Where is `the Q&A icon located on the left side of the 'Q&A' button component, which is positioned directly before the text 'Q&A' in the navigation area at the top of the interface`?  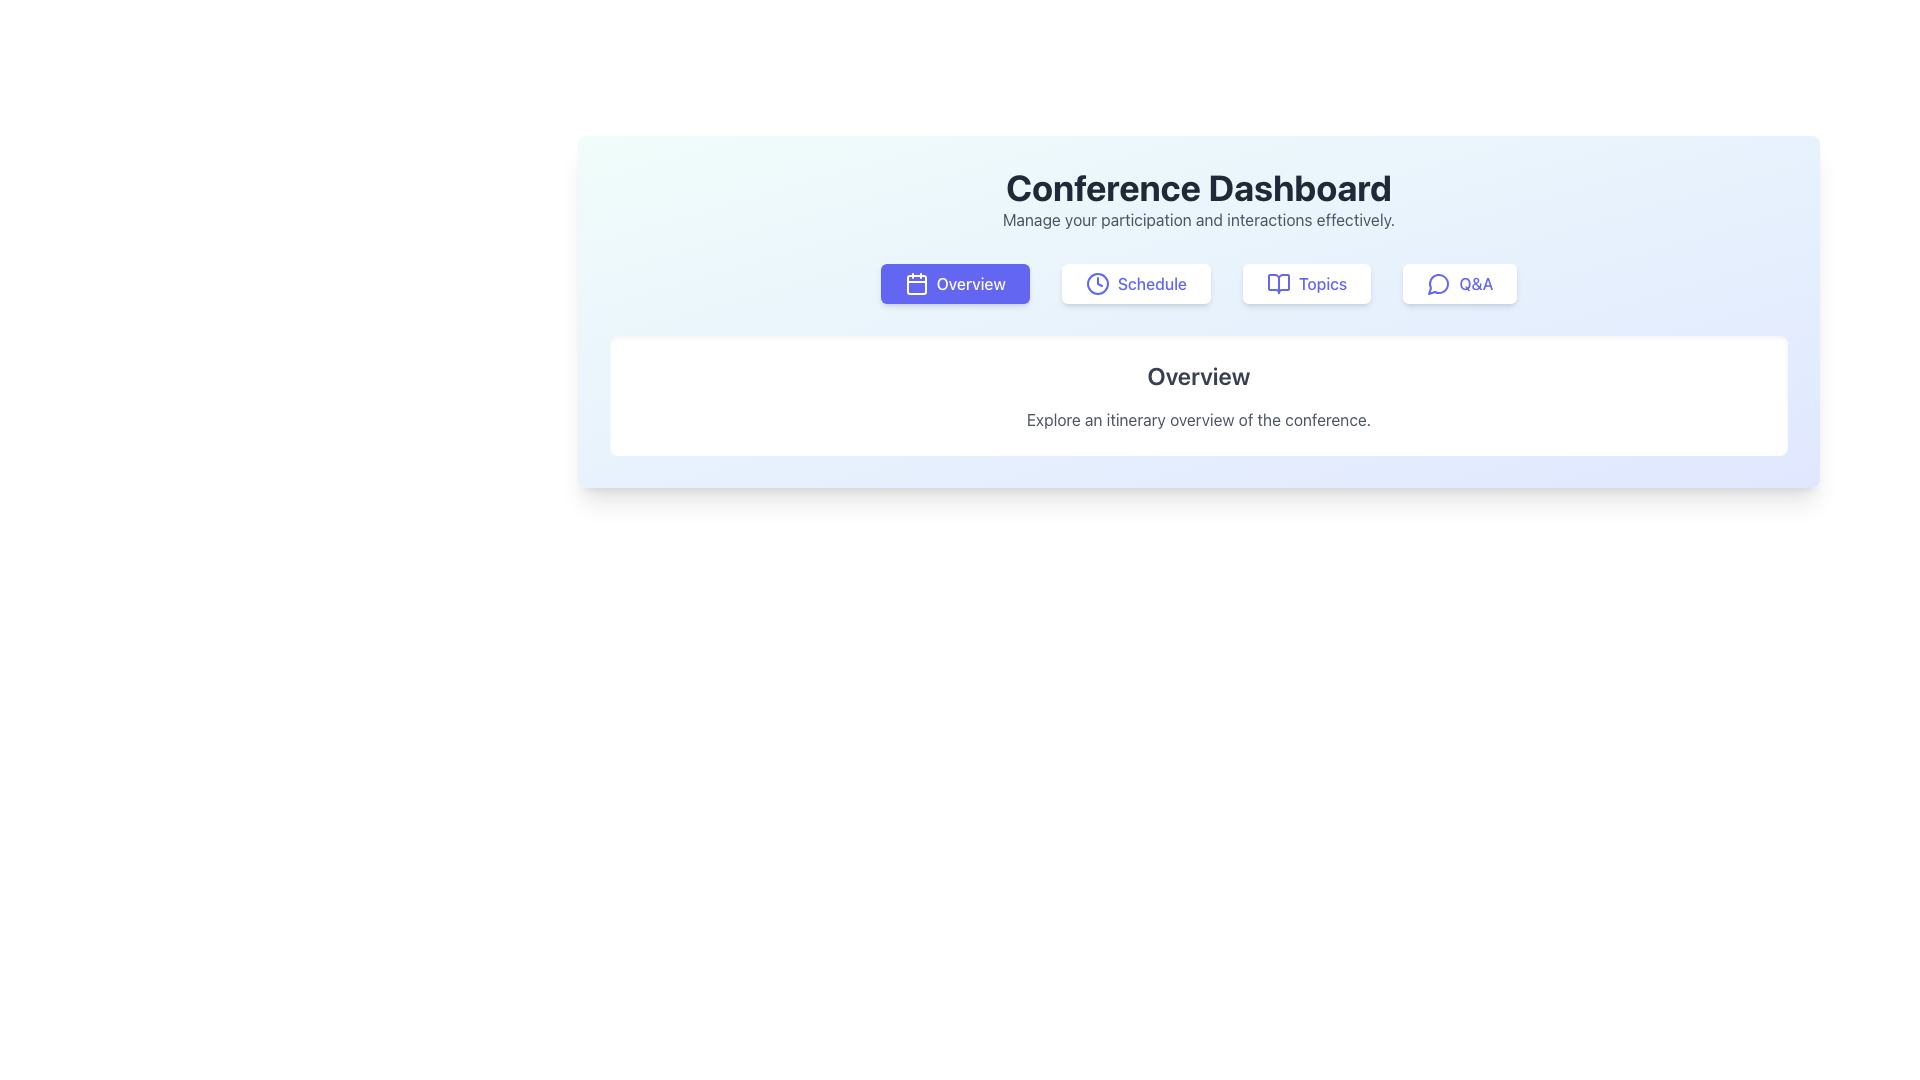 the Q&A icon located on the left side of the 'Q&A' button component, which is positioned directly before the text 'Q&A' in the navigation area at the top of the interface is located at coordinates (1438, 284).